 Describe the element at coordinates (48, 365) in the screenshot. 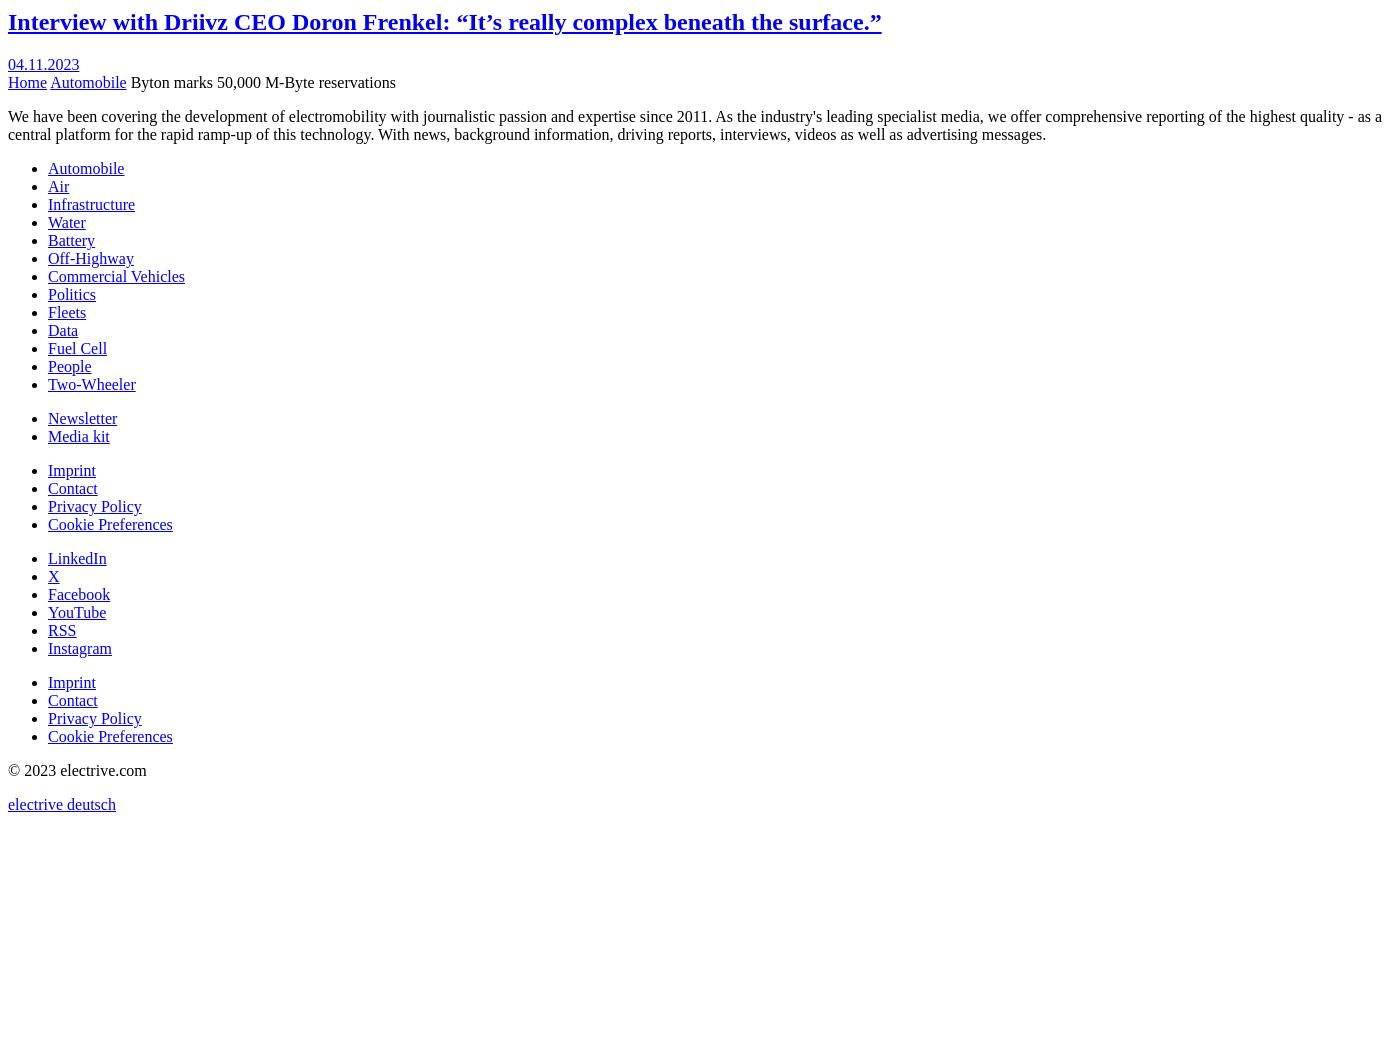

I see `'People'` at that location.